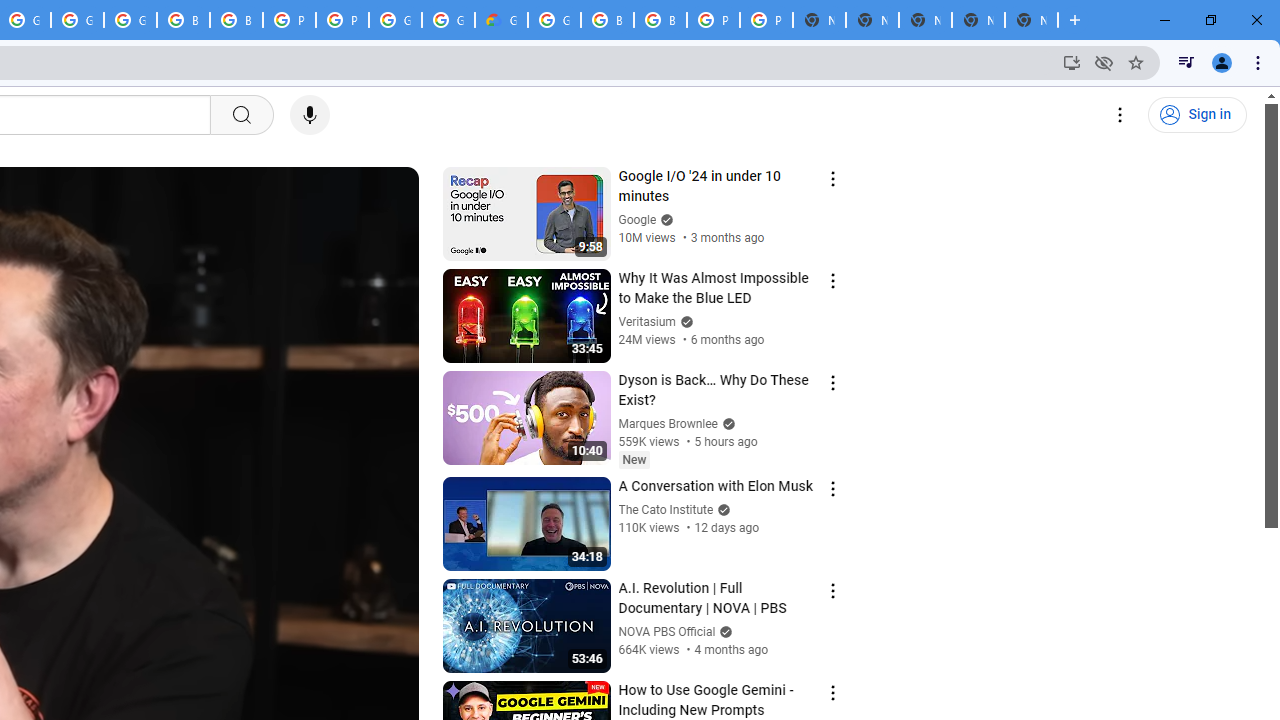 Image resolution: width=1280 pixels, height=720 pixels. What do you see at coordinates (832, 692) in the screenshot?
I see `'Action menu'` at bounding box center [832, 692].